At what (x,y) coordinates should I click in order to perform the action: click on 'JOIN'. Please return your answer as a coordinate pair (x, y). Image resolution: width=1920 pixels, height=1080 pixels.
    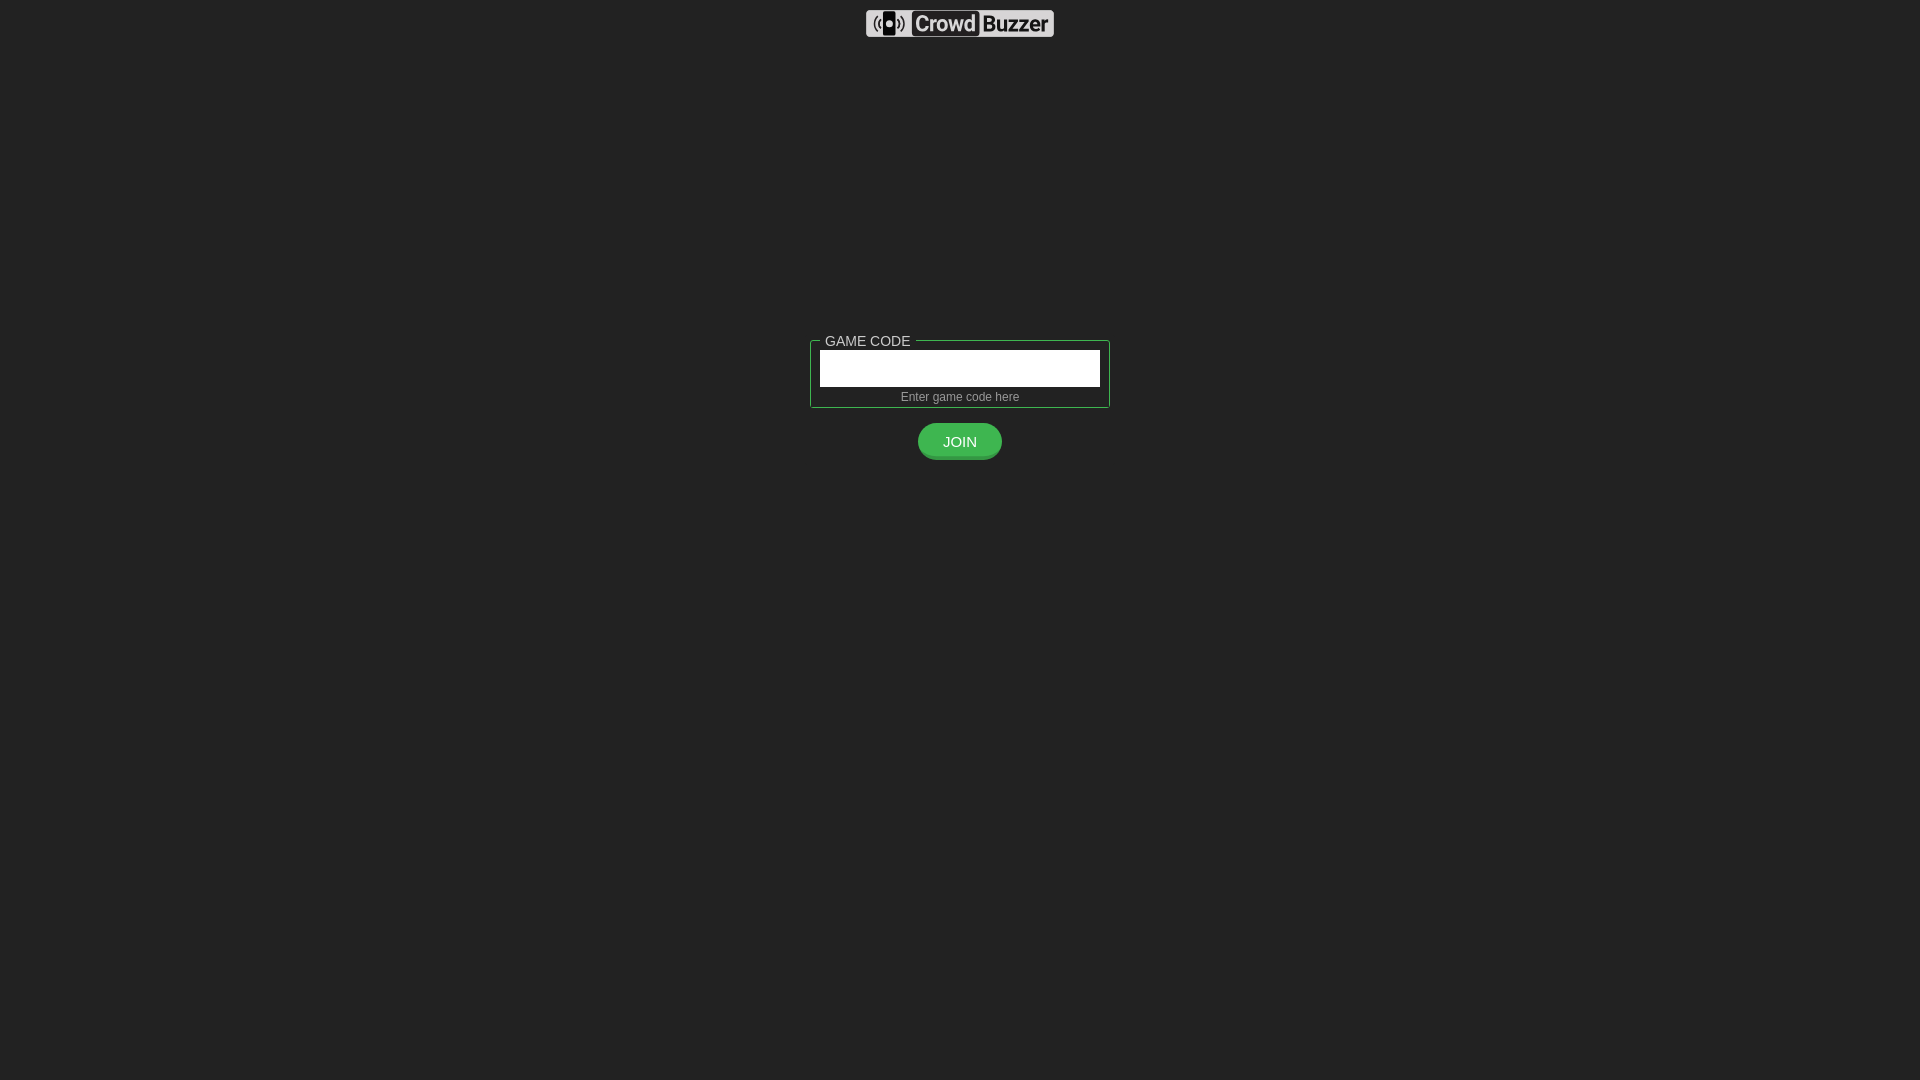
    Looking at the image, I should click on (960, 440).